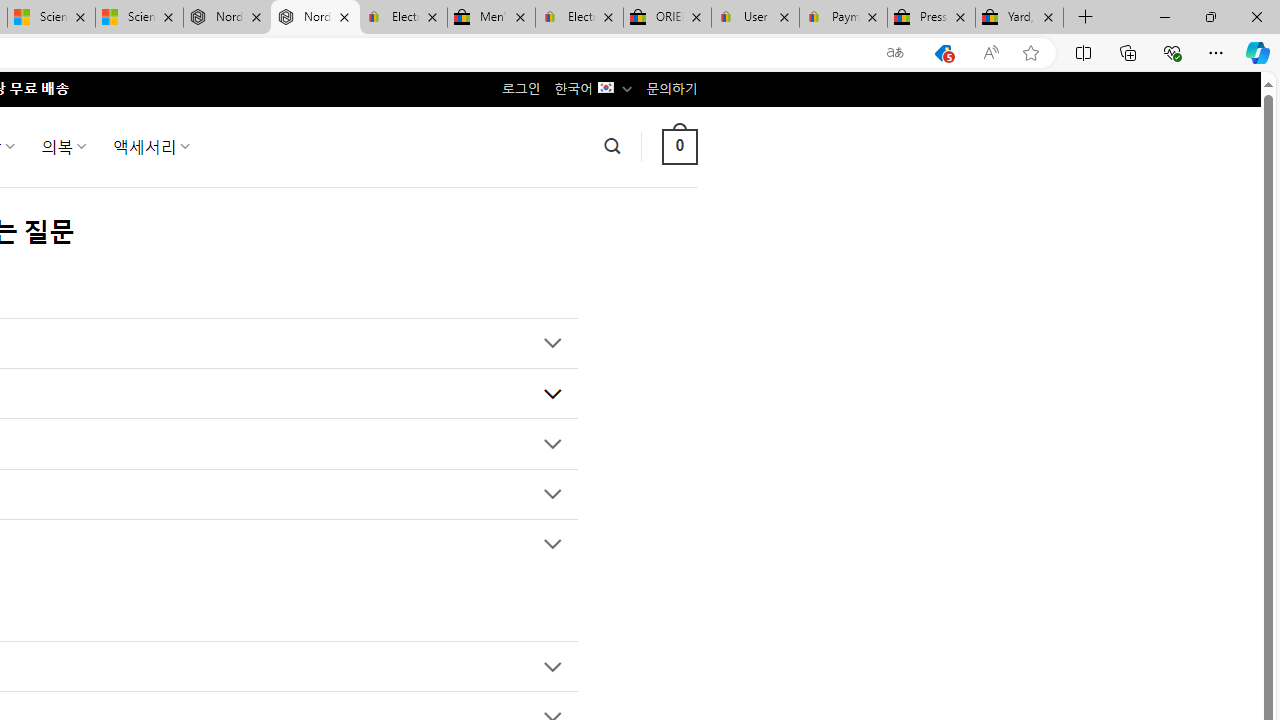 Image resolution: width=1280 pixels, height=720 pixels. What do you see at coordinates (894, 52) in the screenshot?
I see `'Show translate options'` at bounding box center [894, 52].